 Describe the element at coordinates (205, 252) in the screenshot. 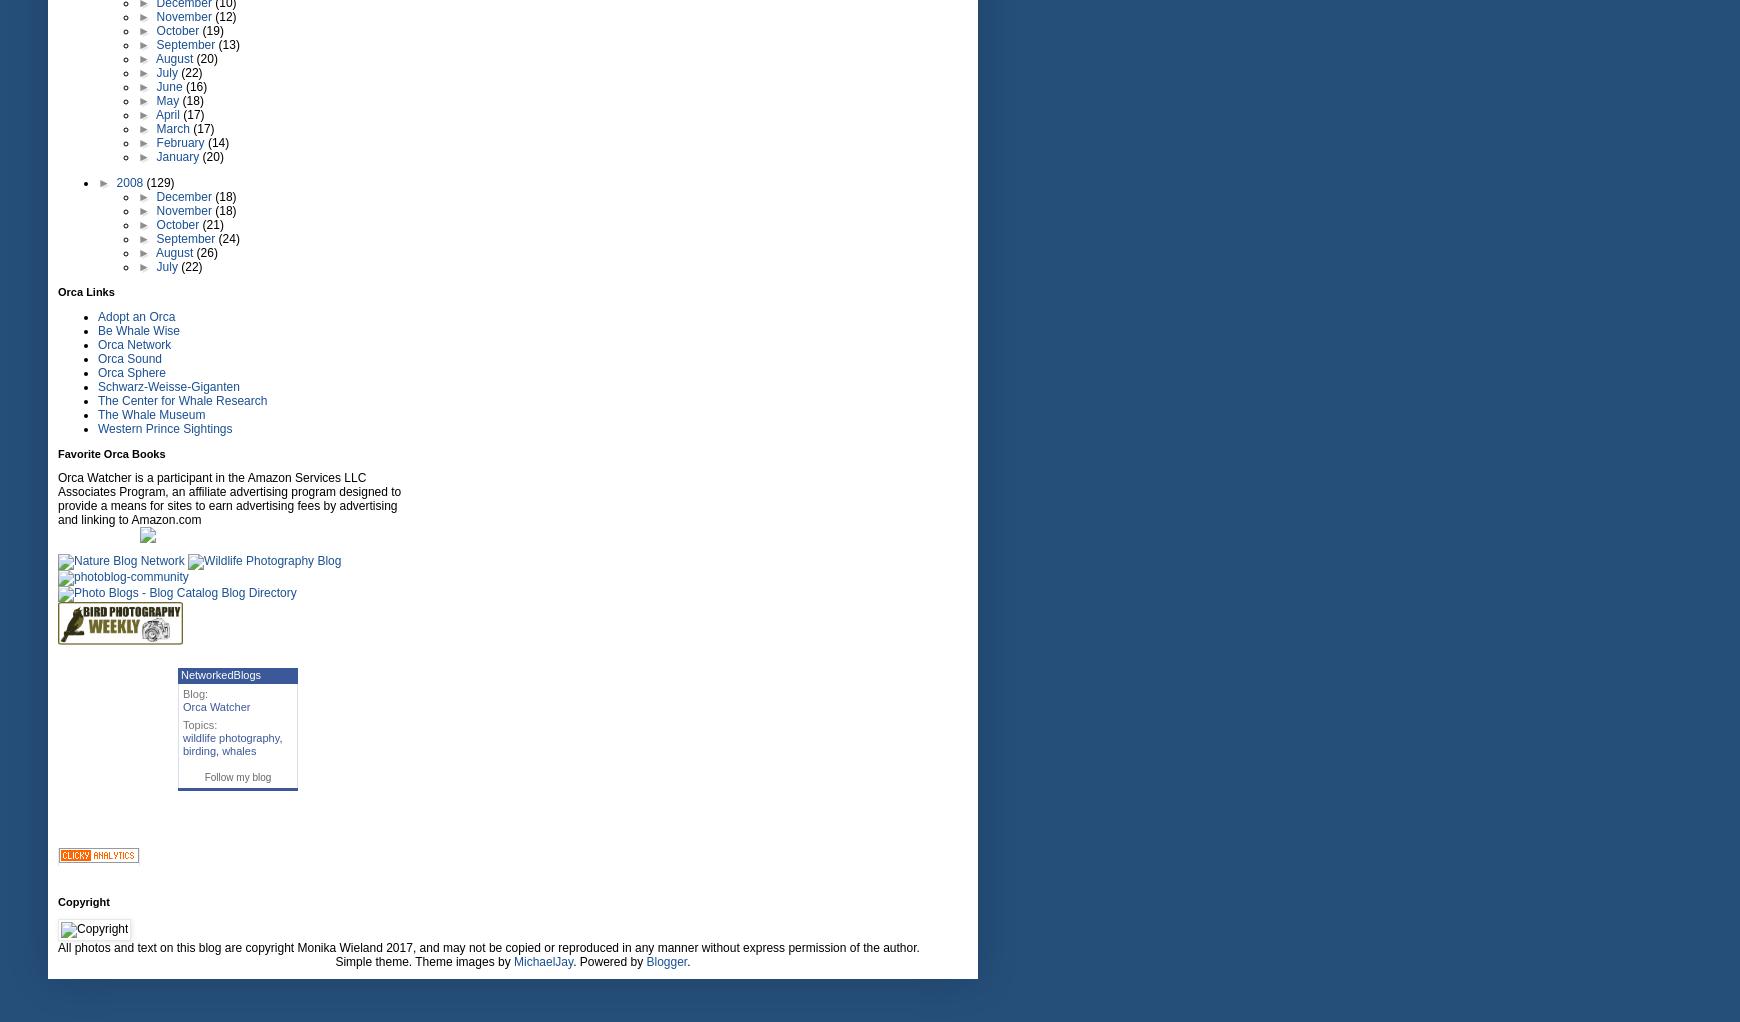

I see `'(26)'` at that location.